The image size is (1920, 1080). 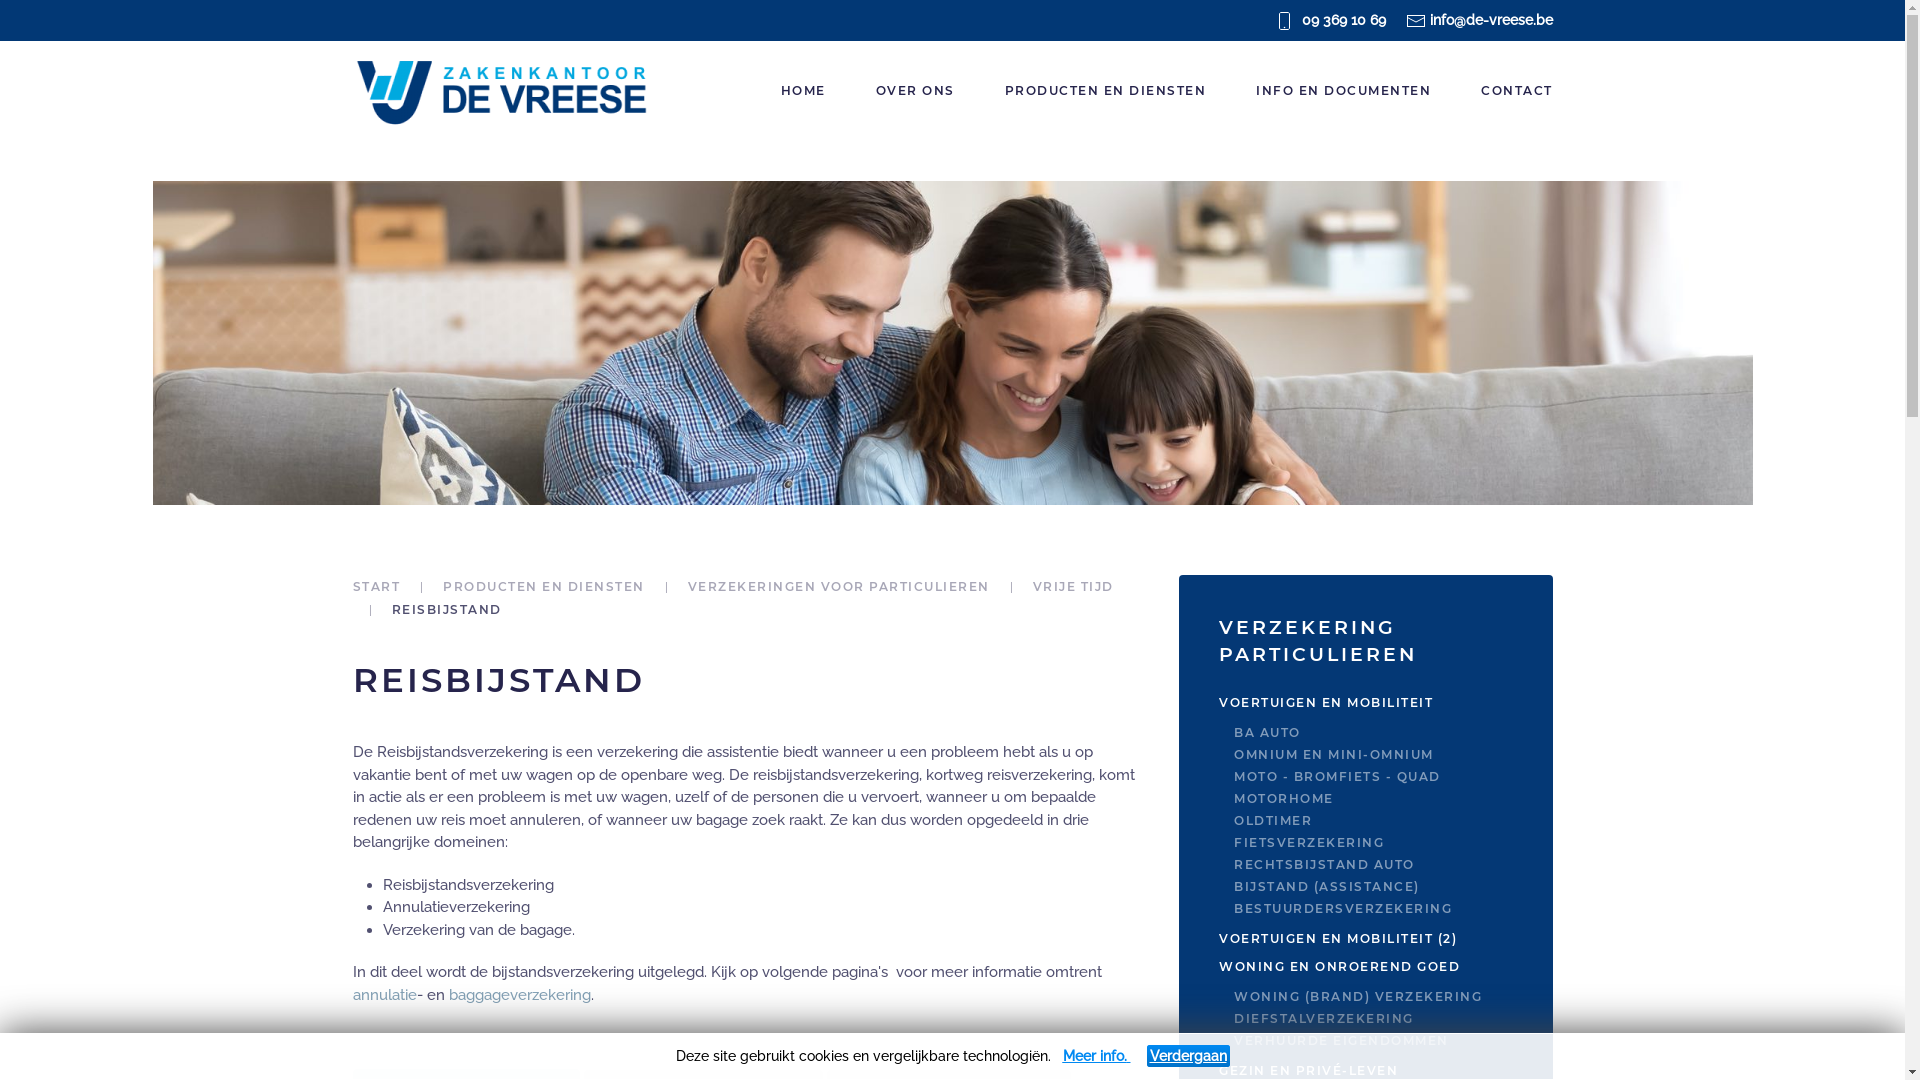 What do you see at coordinates (1391, 1018) in the screenshot?
I see `'DIEFSTALVERZEKERING'` at bounding box center [1391, 1018].